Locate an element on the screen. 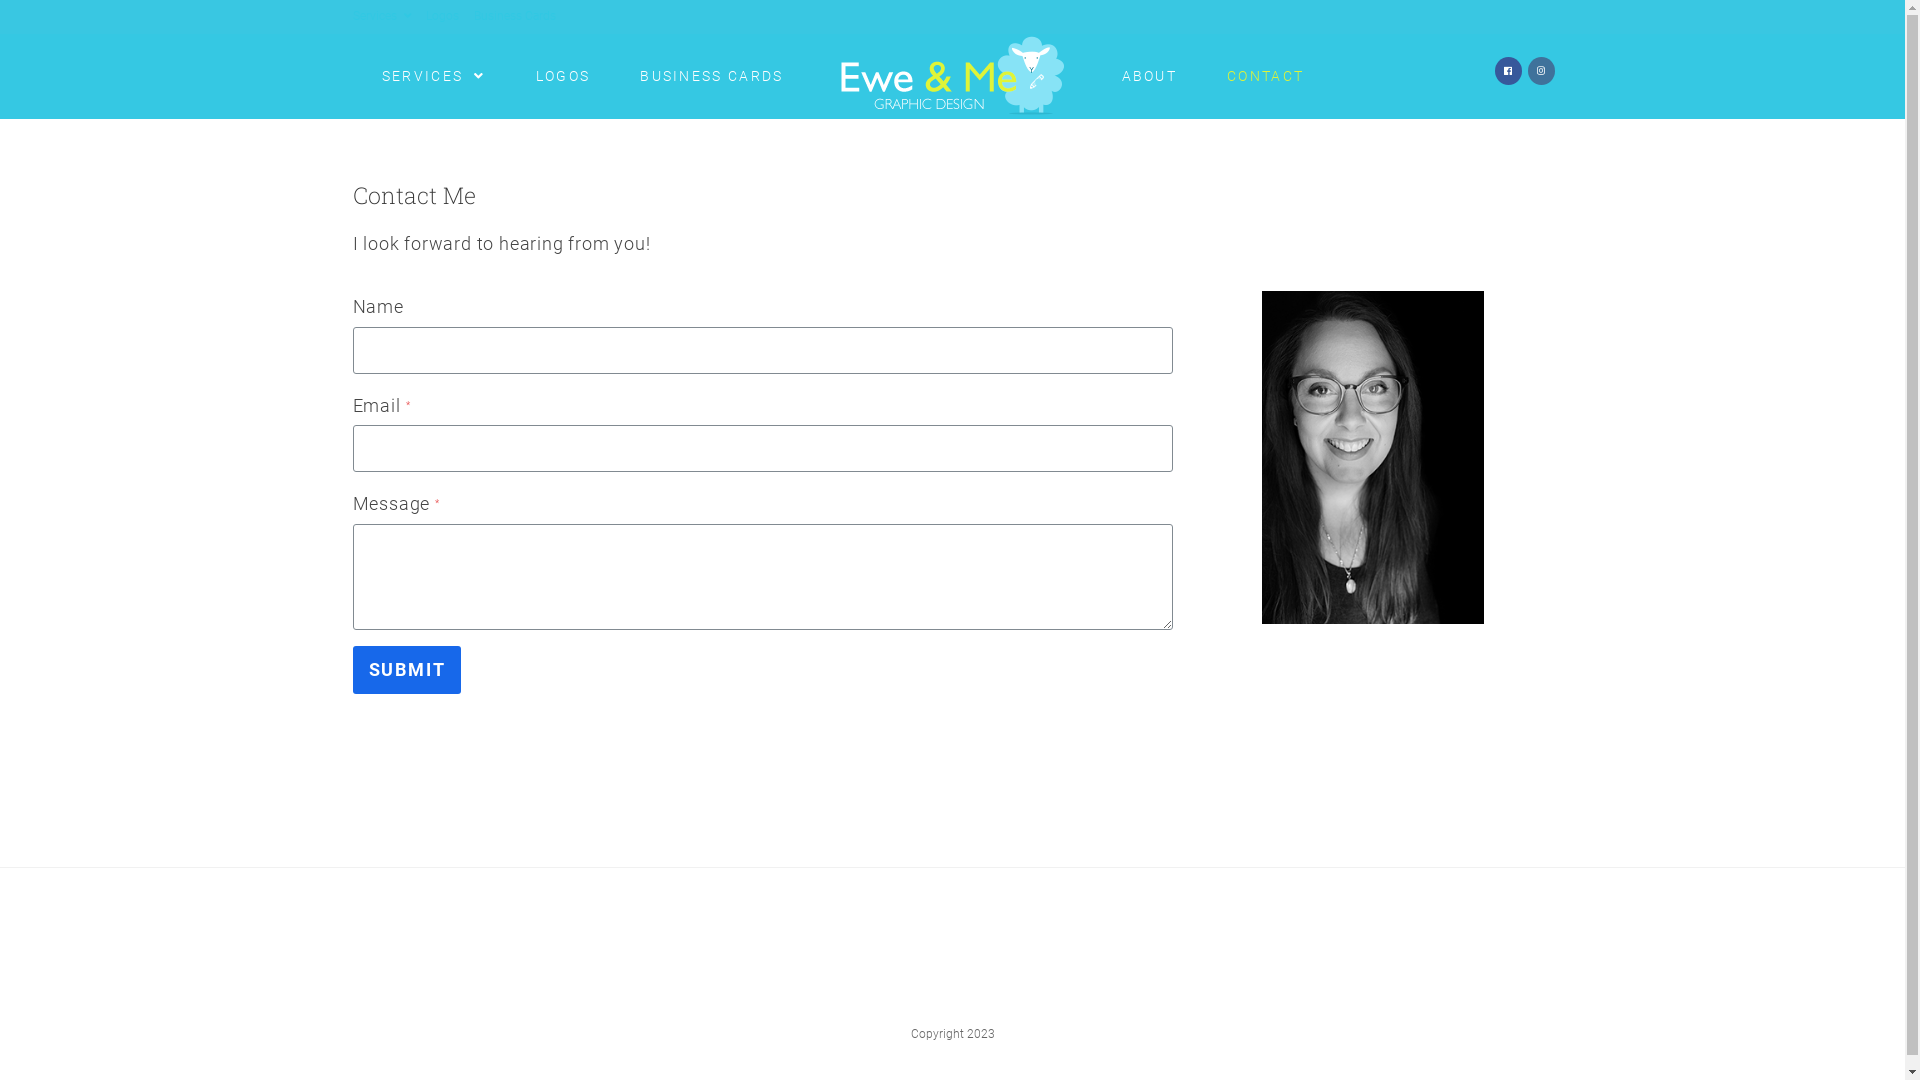  'LOGOS' is located at coordinates (562, 75).